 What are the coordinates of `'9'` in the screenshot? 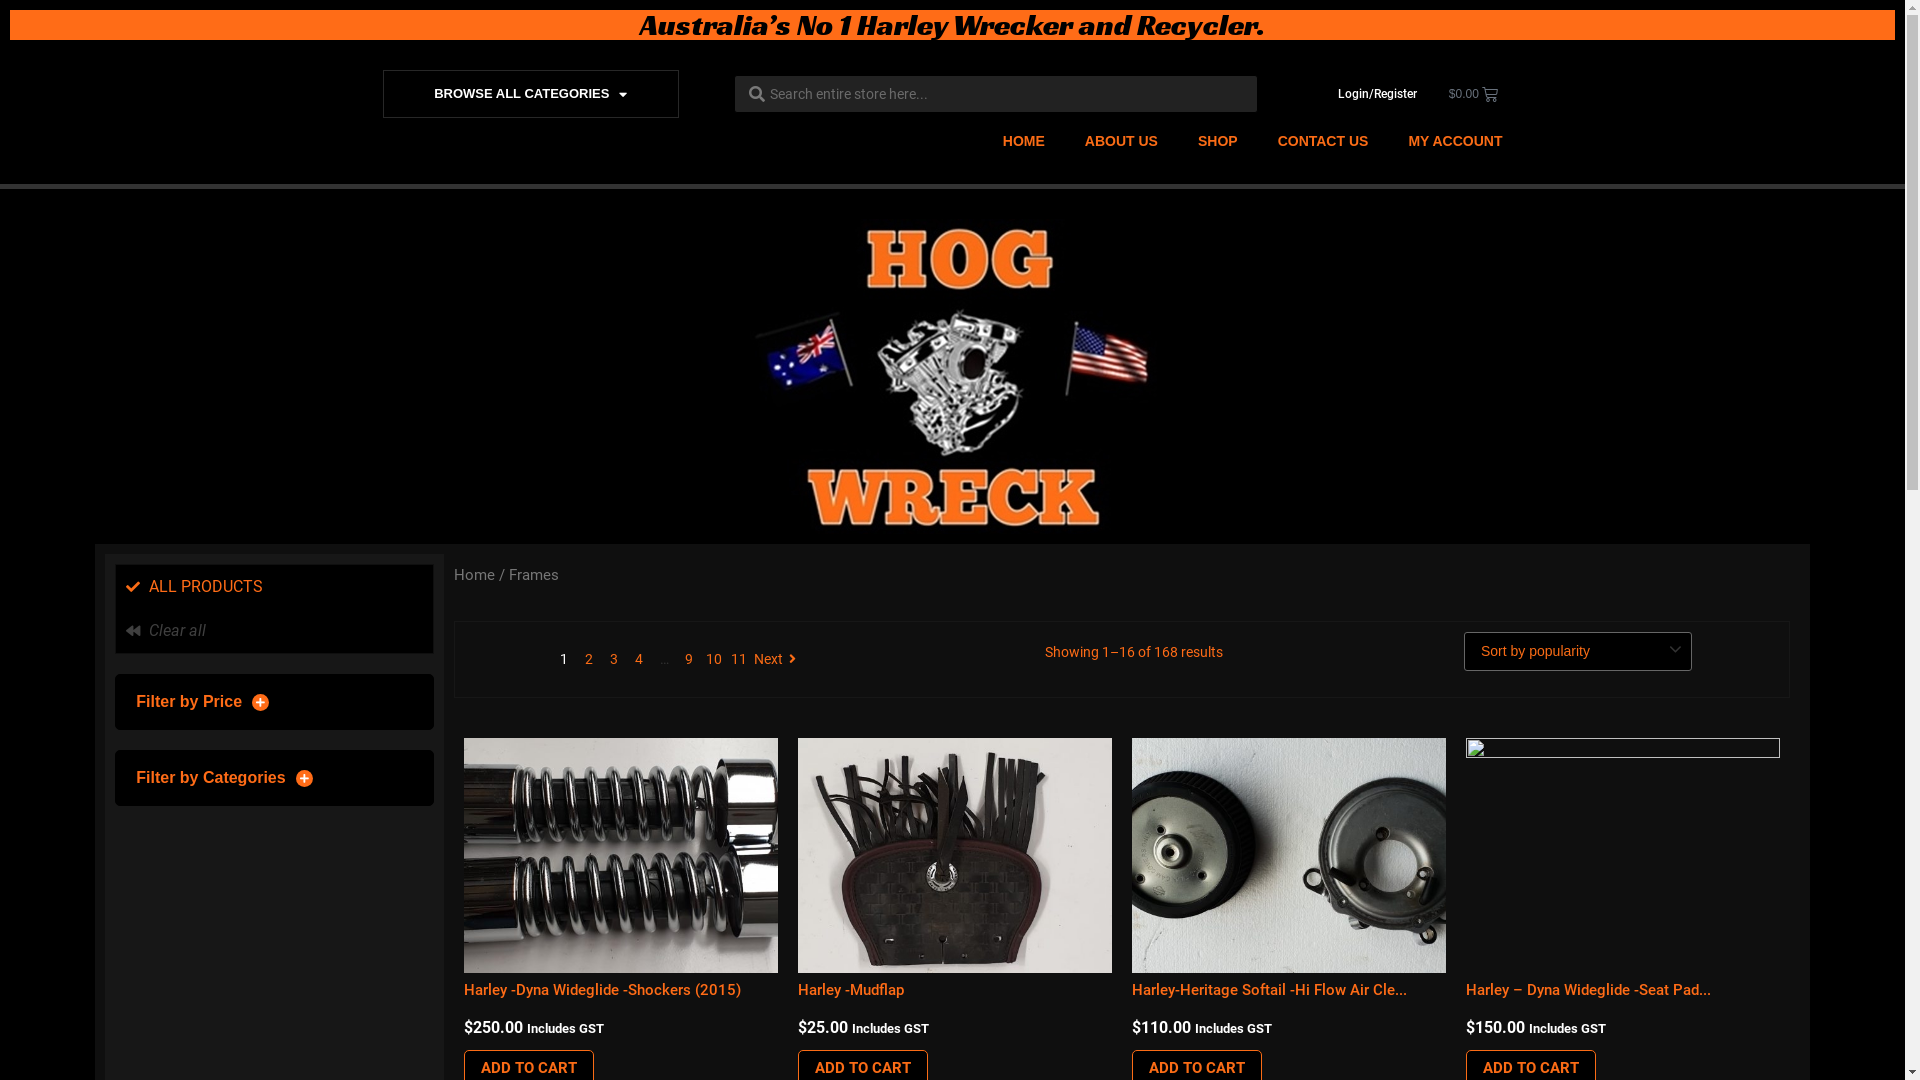 It's located at (689, 659).